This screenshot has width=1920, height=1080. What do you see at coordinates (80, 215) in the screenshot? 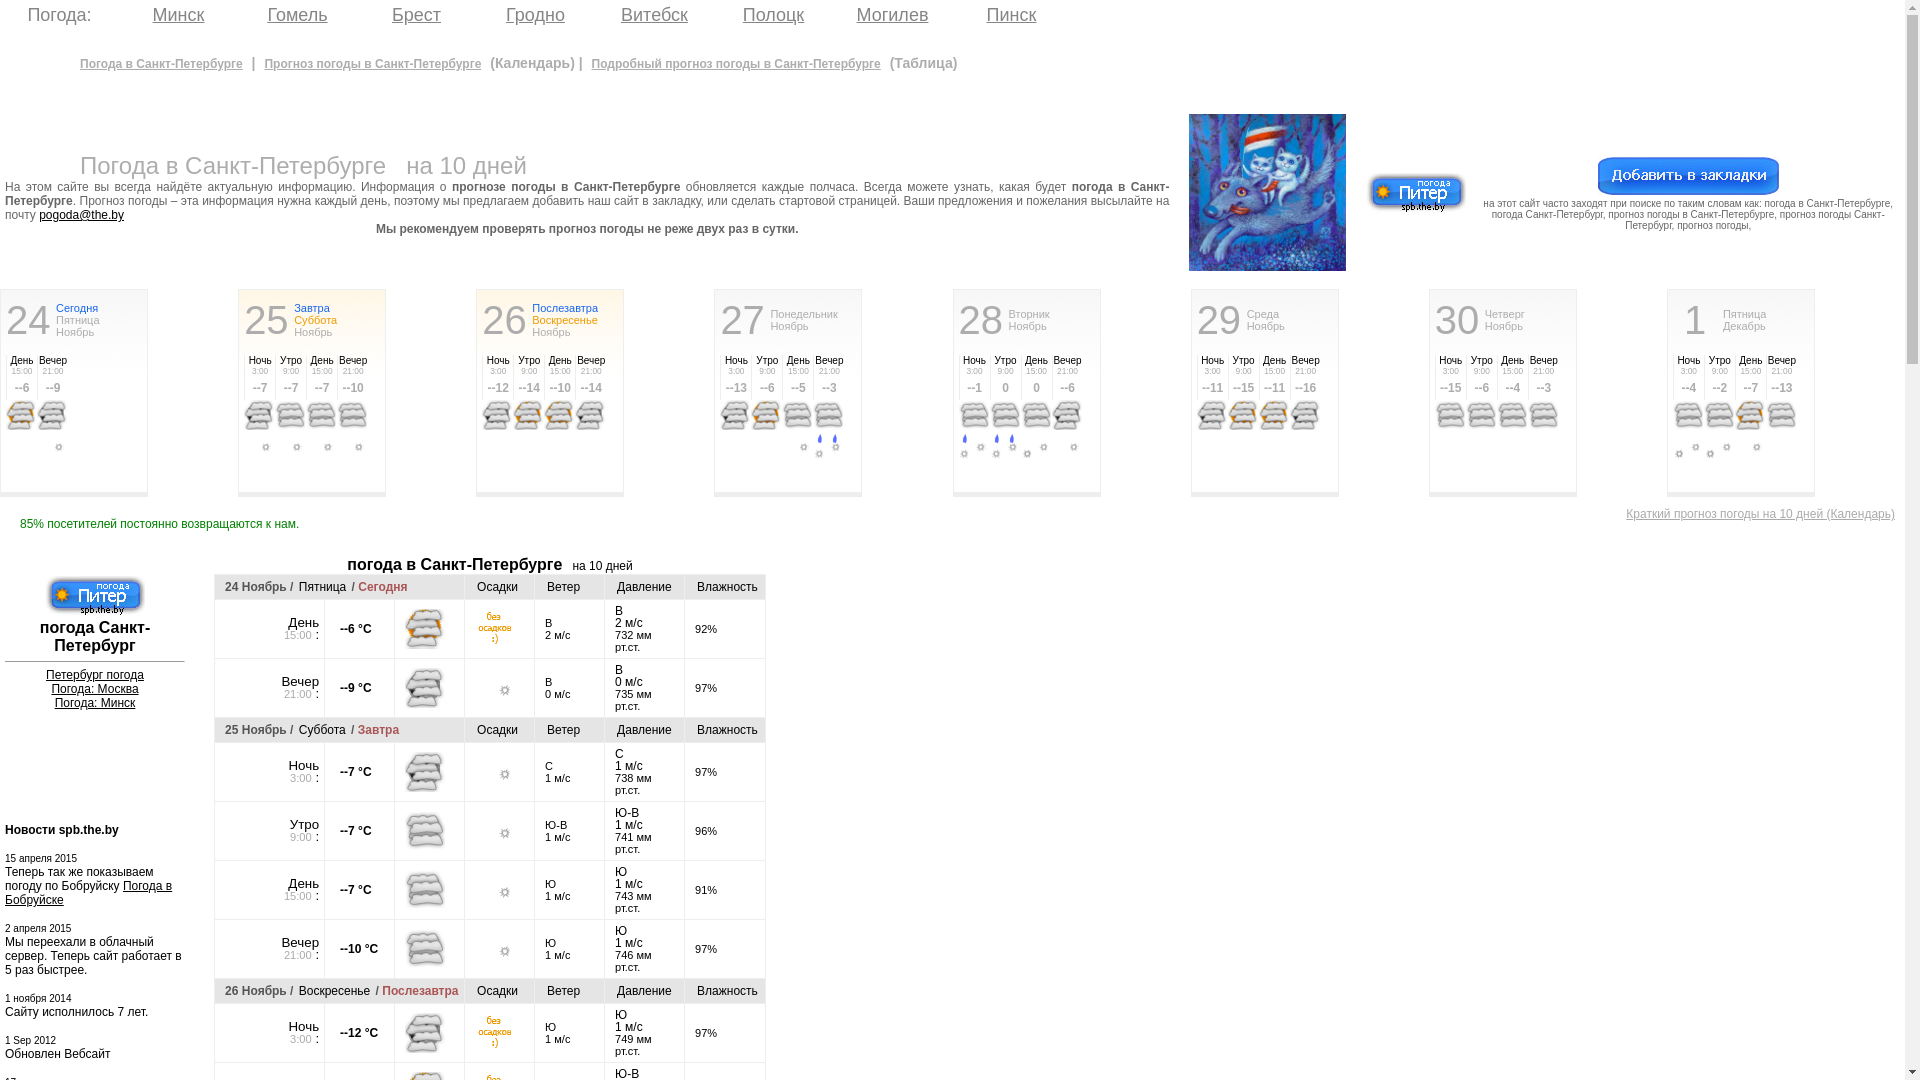
I see `'pogoda@the.by'` at bounding box center [80, 215].